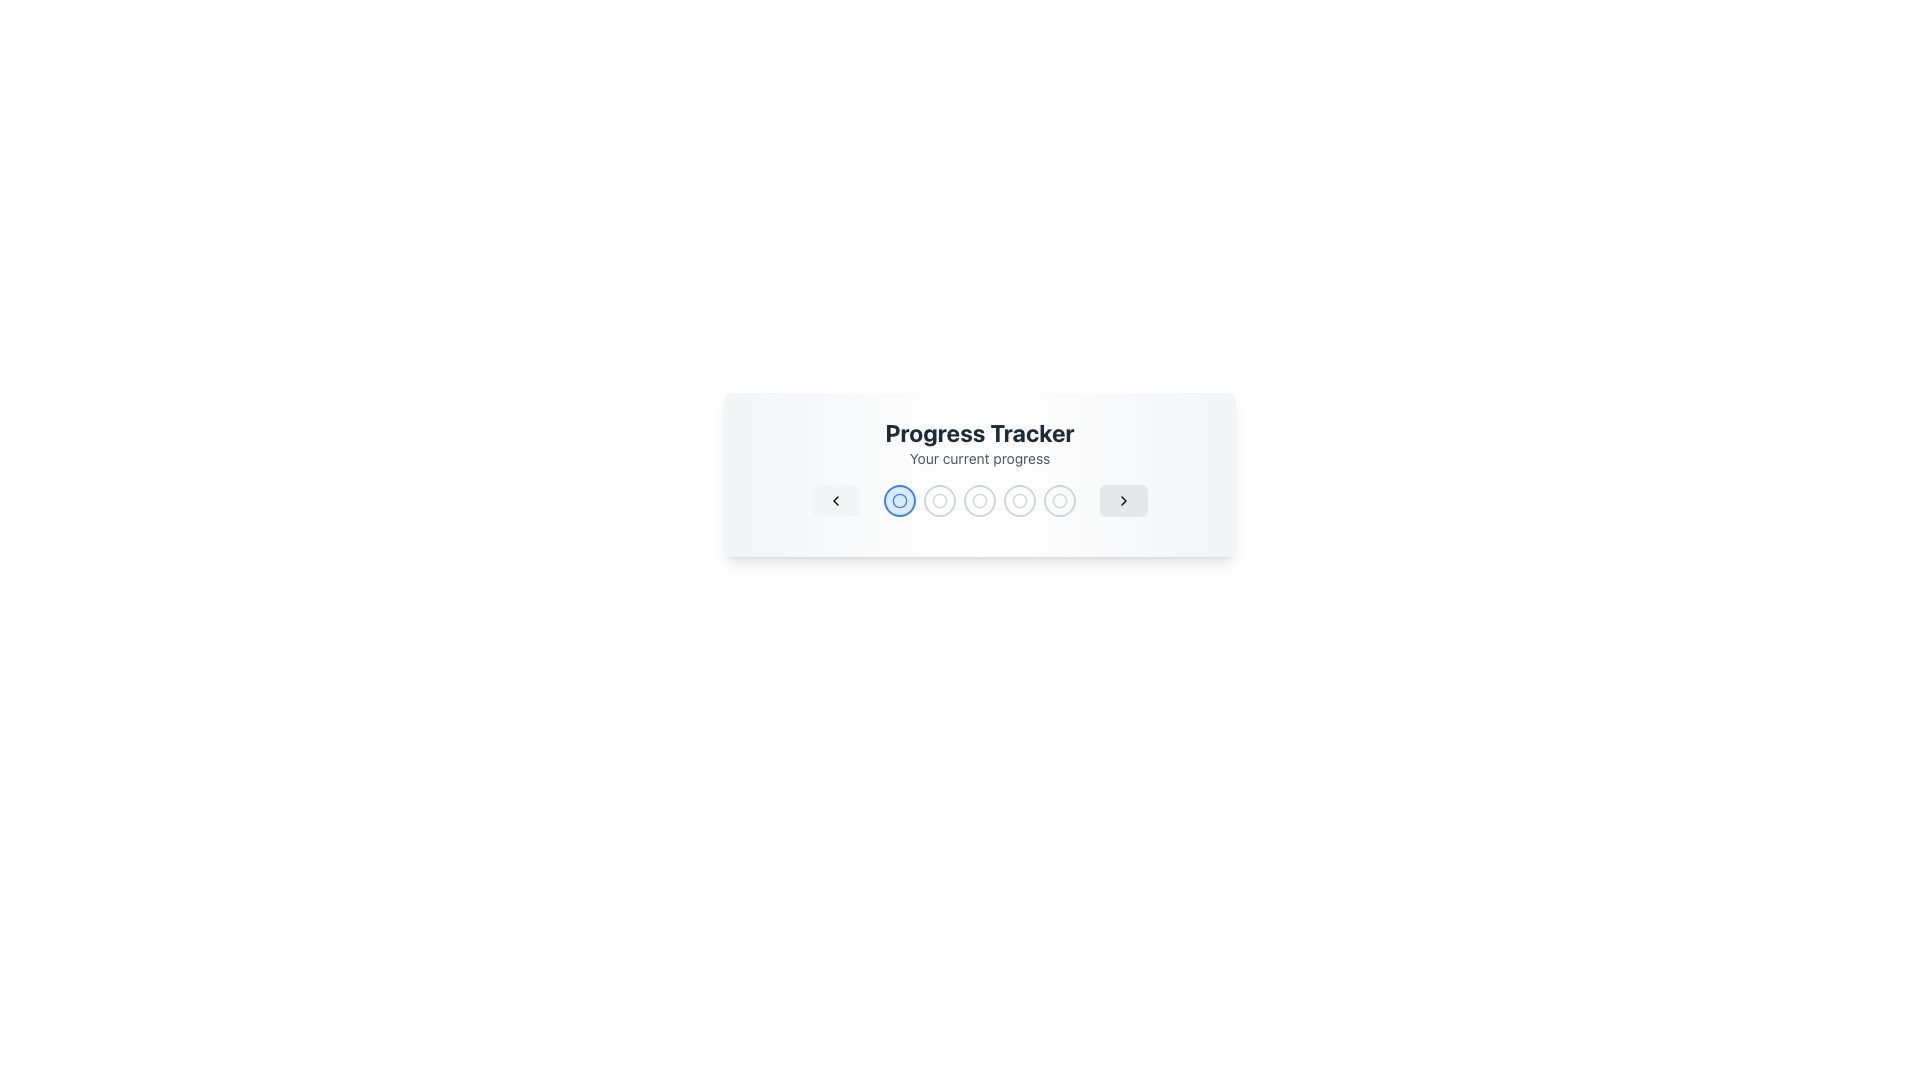 This screenshot has height=1080, width=1920. Describe the element at coordinates (835, 500) in the screenshot. I see `the backward navigation button located at the far-left side of the horizontal progress tracker` at that location.